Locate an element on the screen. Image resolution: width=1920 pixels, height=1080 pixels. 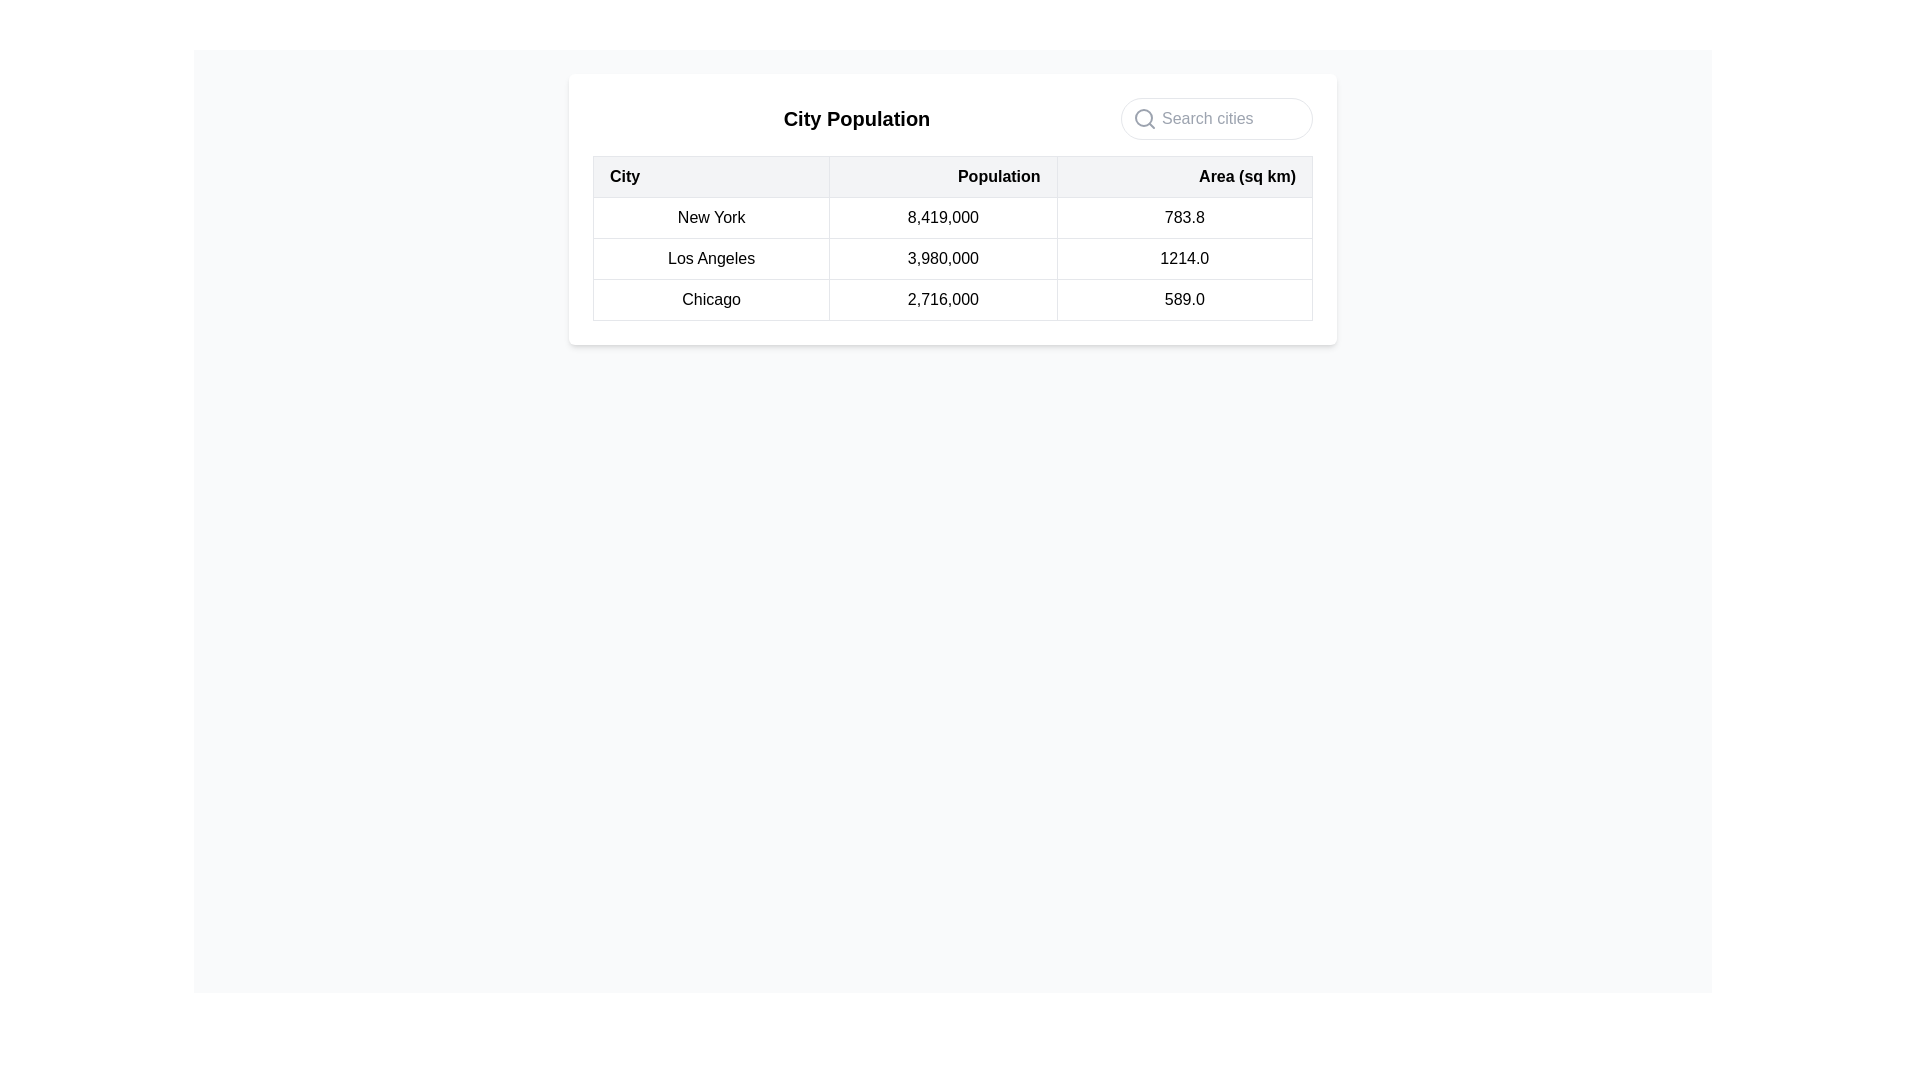
the third row of the data table containing the cells for 'Chicago', '2,716,000', and '589.0' is located at coordinates (952, 300).